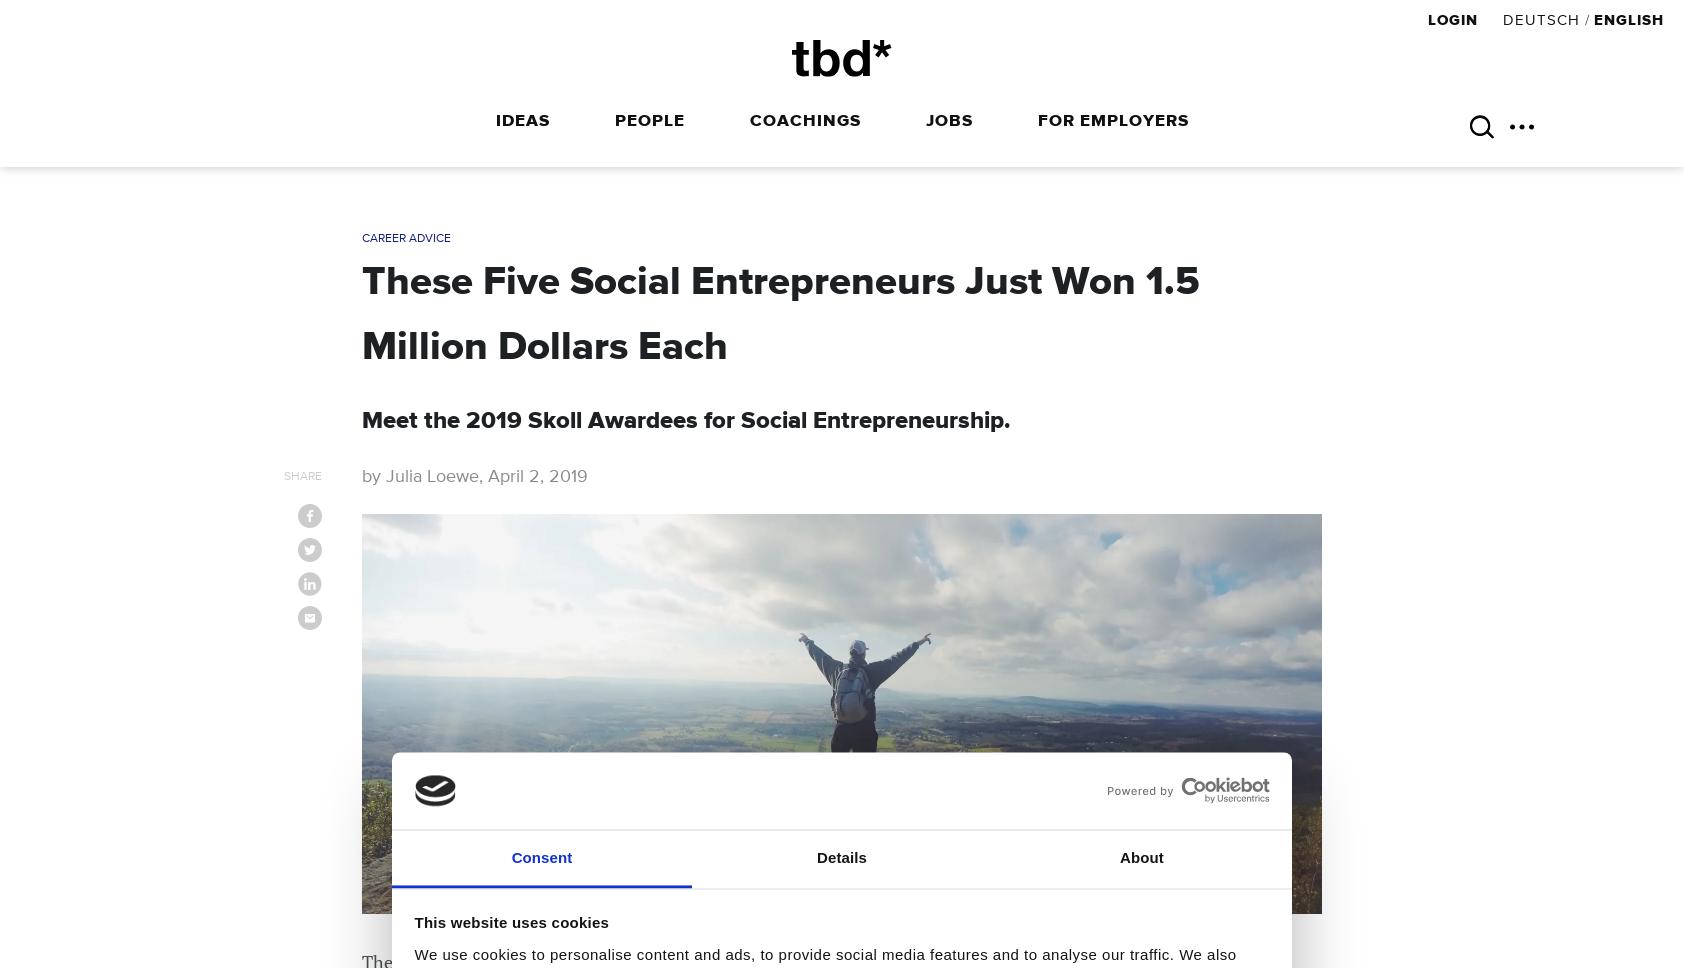 This screenshot has width=1684, height=968. Describe the element at coordinates (1453, 20) in the screenshot. I see `'Login'` at that location.